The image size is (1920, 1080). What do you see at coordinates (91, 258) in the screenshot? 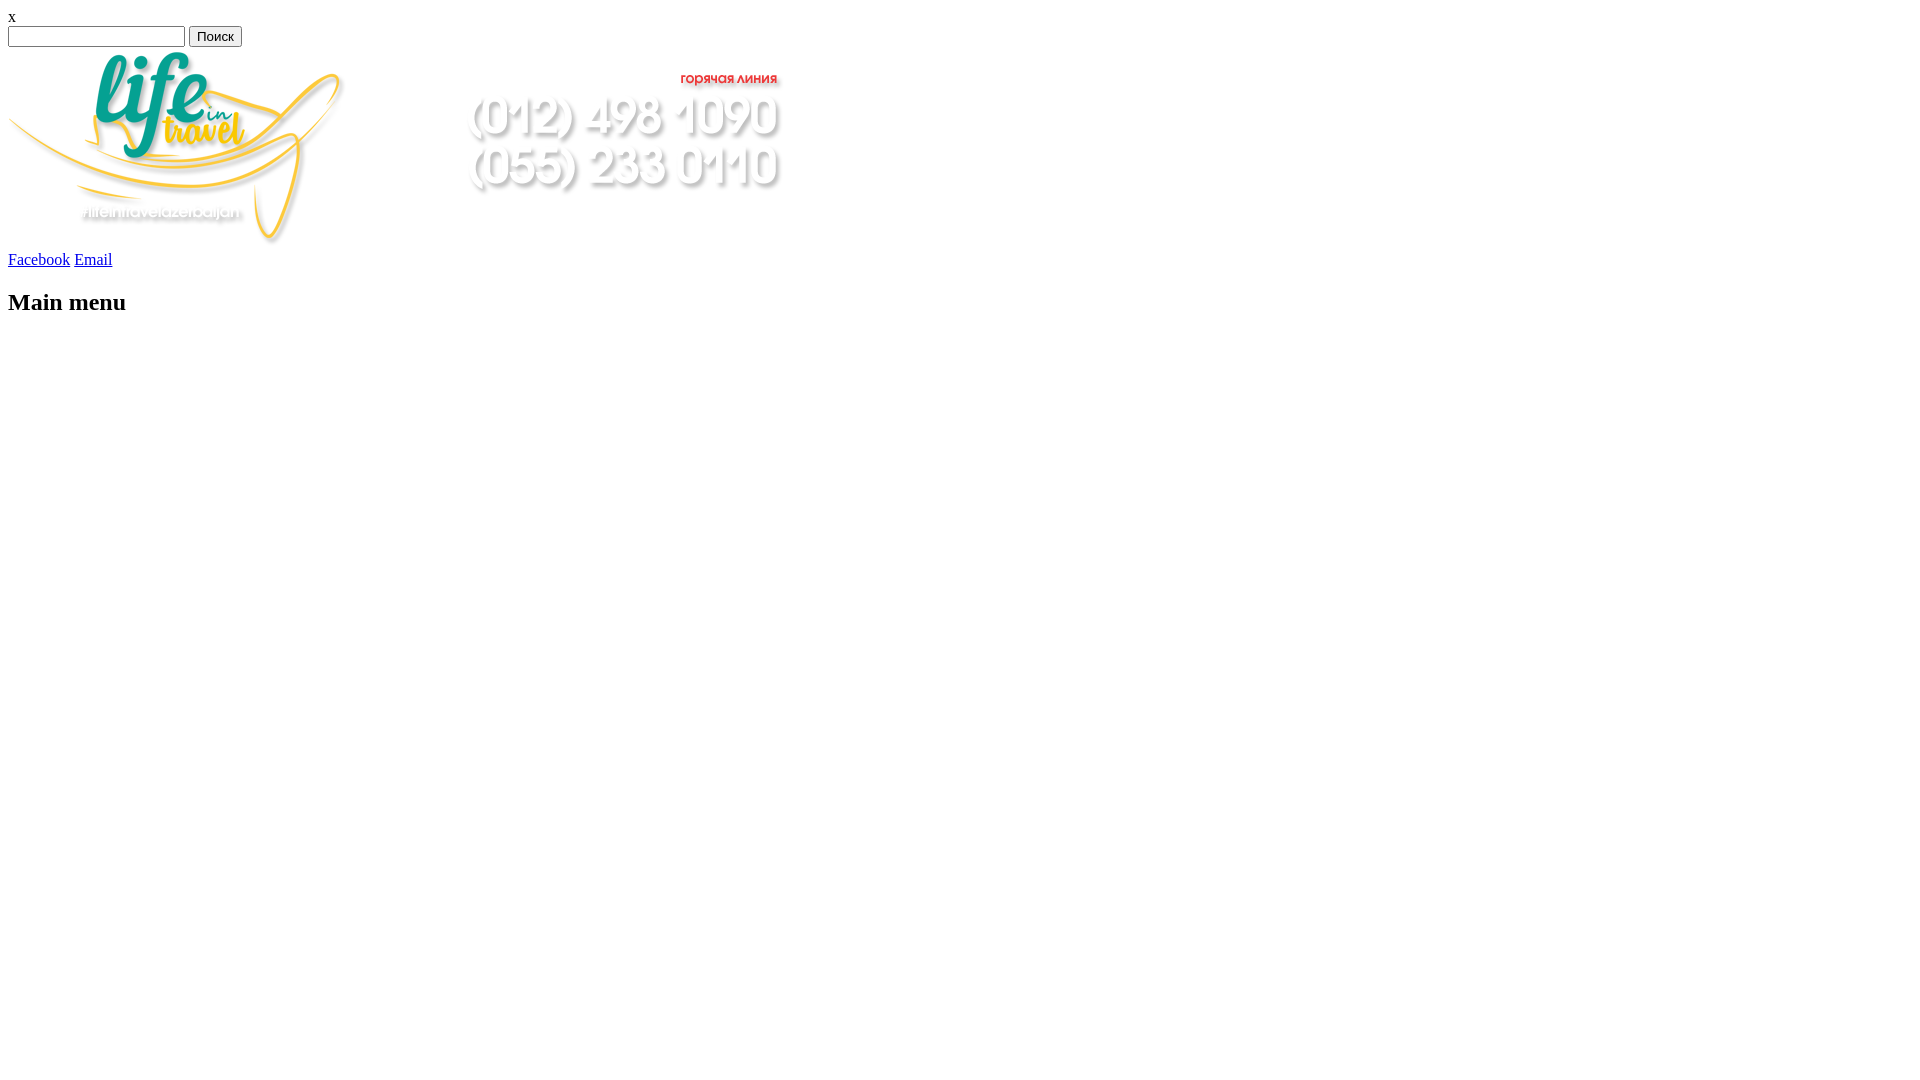
I see `'Email'` at bounding box center [91, 258].